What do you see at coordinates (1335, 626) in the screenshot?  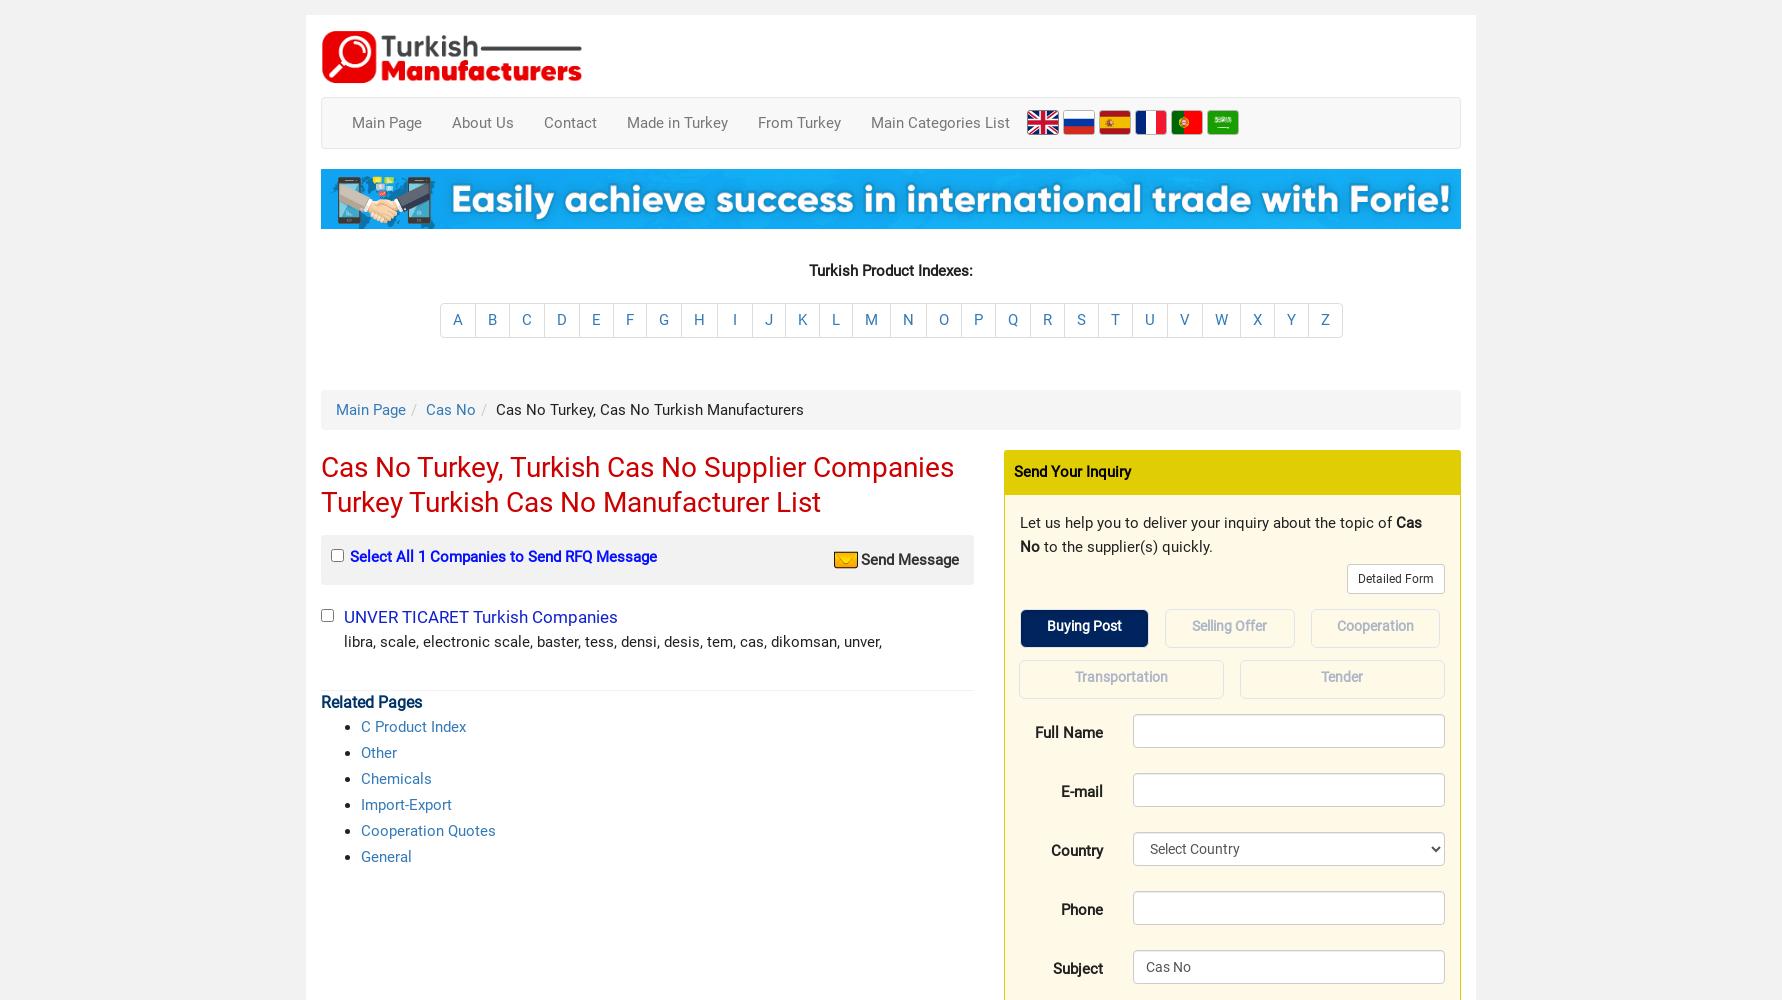 I see `'Cooperation'` at bounding box center [1335, 626].